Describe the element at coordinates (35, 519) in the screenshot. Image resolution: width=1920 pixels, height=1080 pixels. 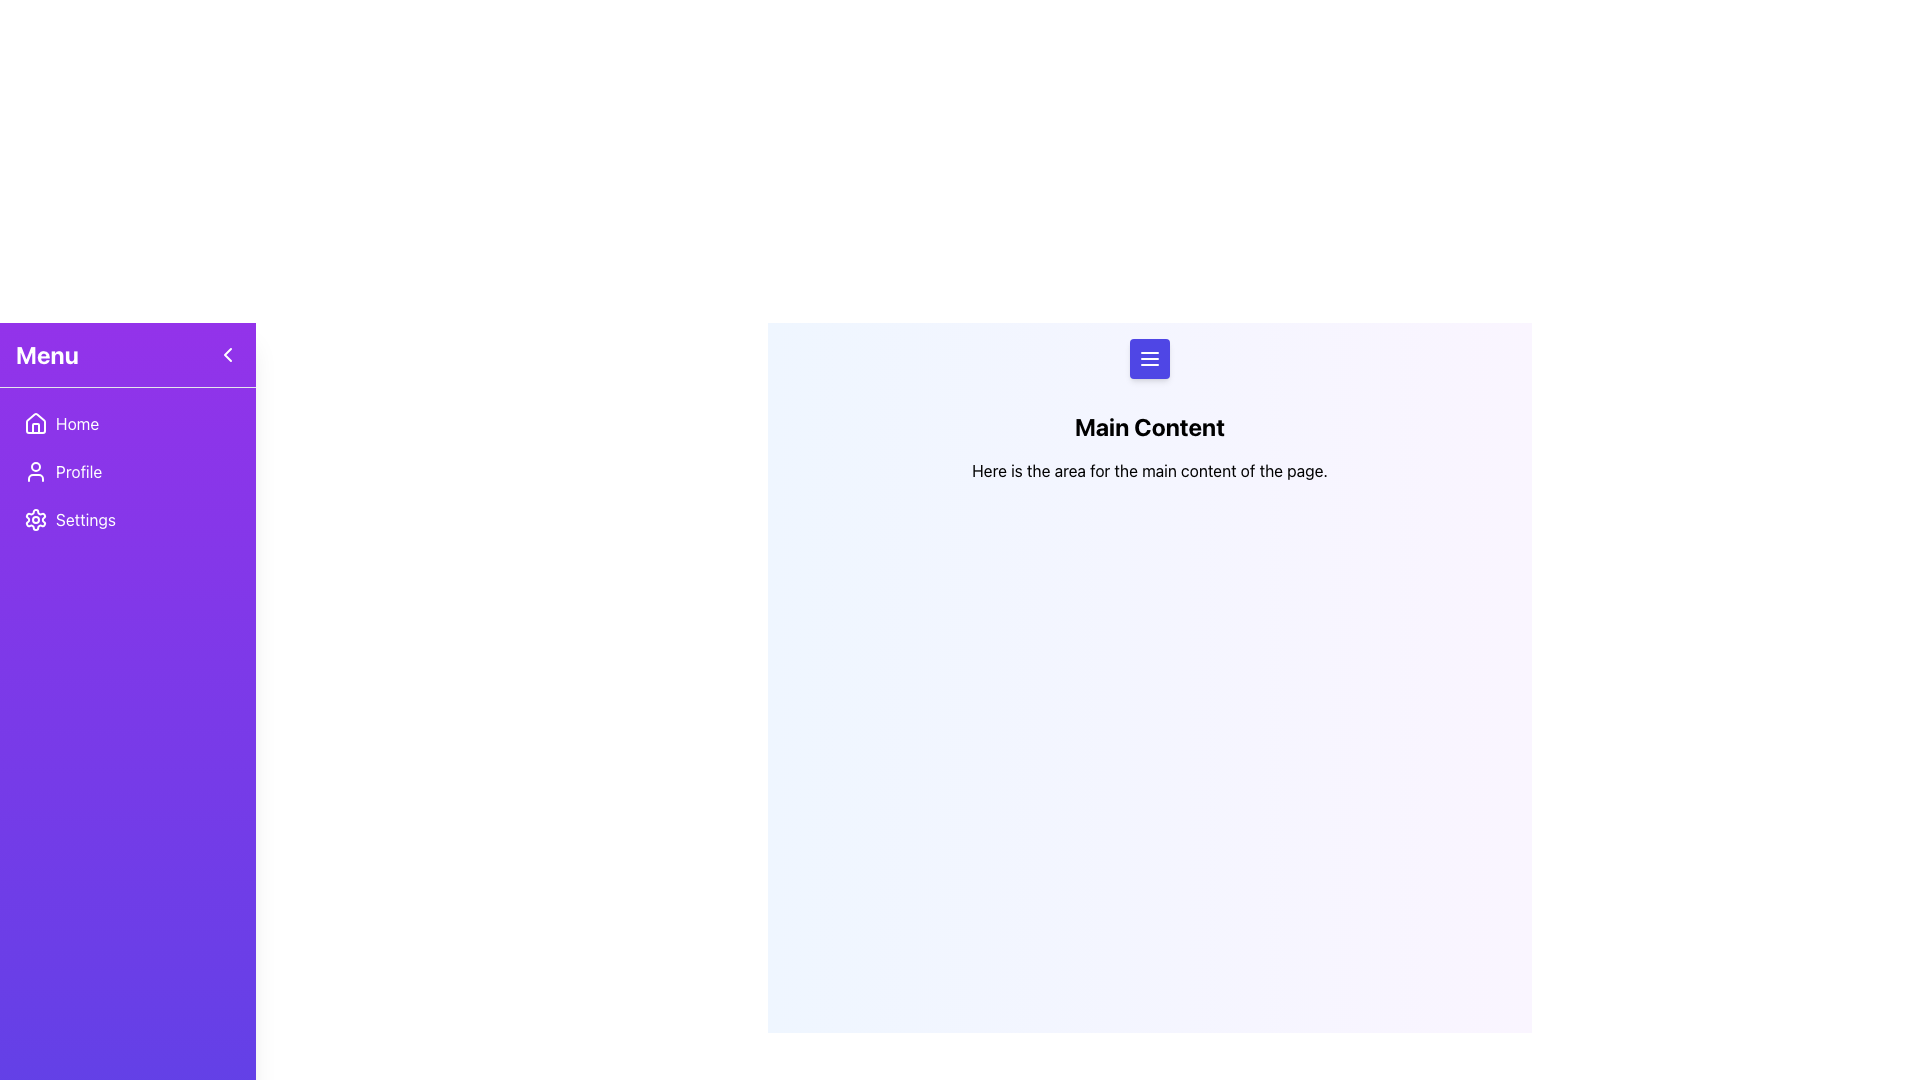
I see `the settings icon, which resembles a gear and is styled in white against a purple background, located in the left sidebar of the settings menu` at that location.